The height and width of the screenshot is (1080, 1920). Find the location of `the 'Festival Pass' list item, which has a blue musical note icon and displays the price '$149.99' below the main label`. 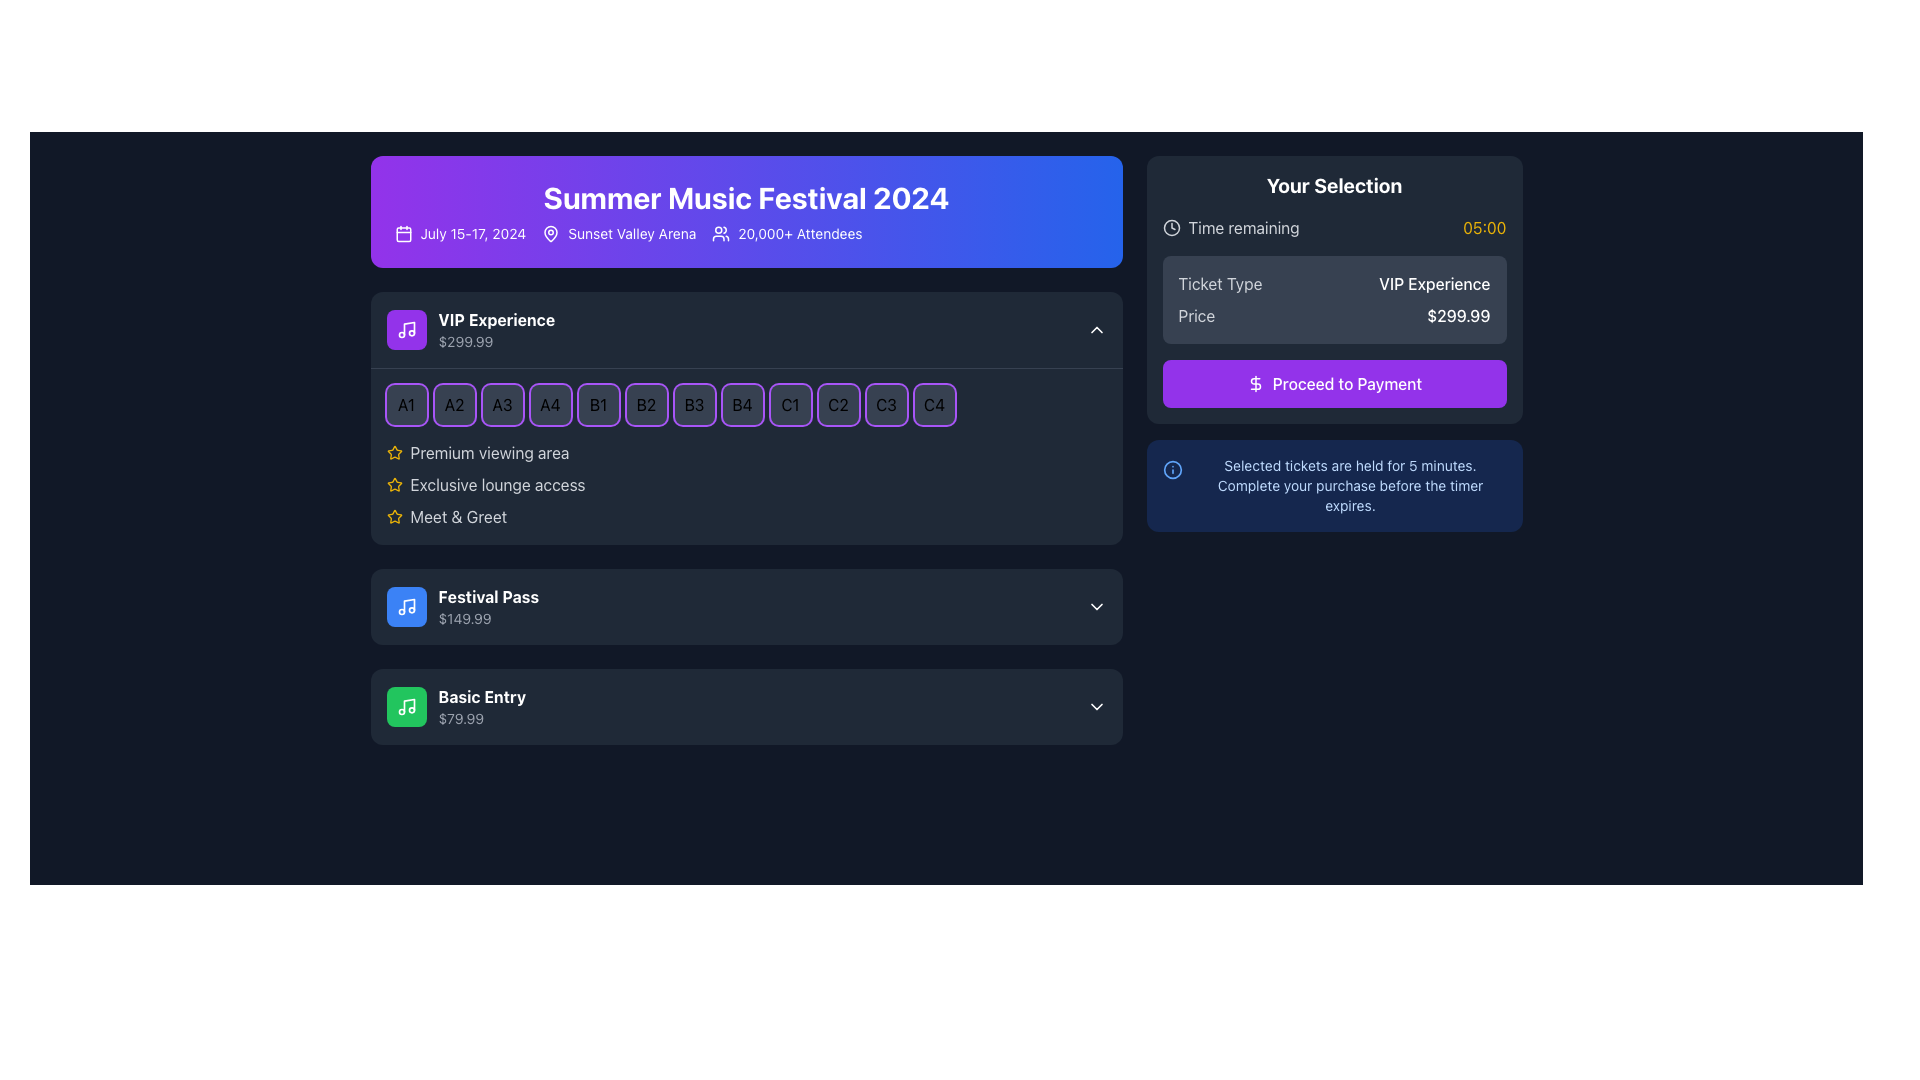

the 'Festival Pass' list item, which has a blue musical note icon and displays the price '$149.99' below the main label is located at coordinates (461, 605).